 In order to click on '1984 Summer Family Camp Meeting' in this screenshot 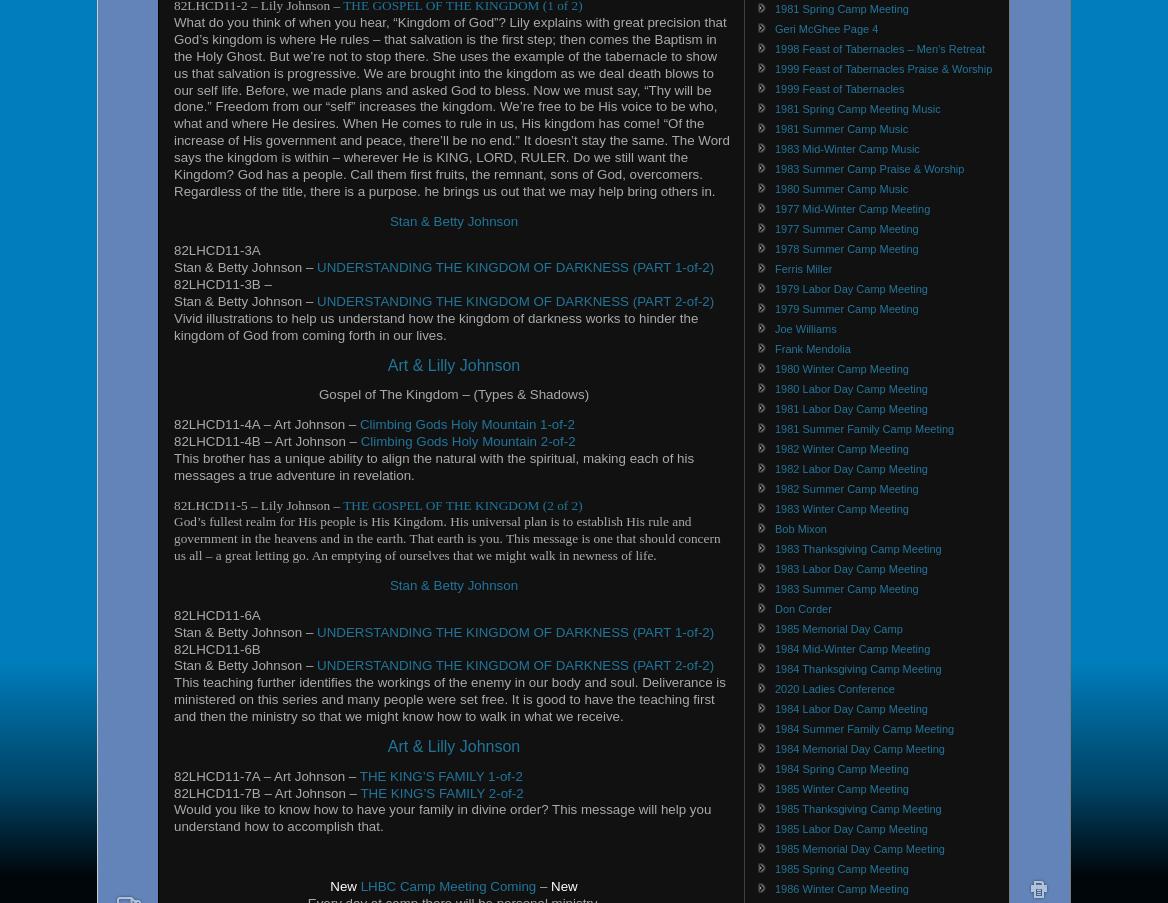, I will do `click(863, 727)`.